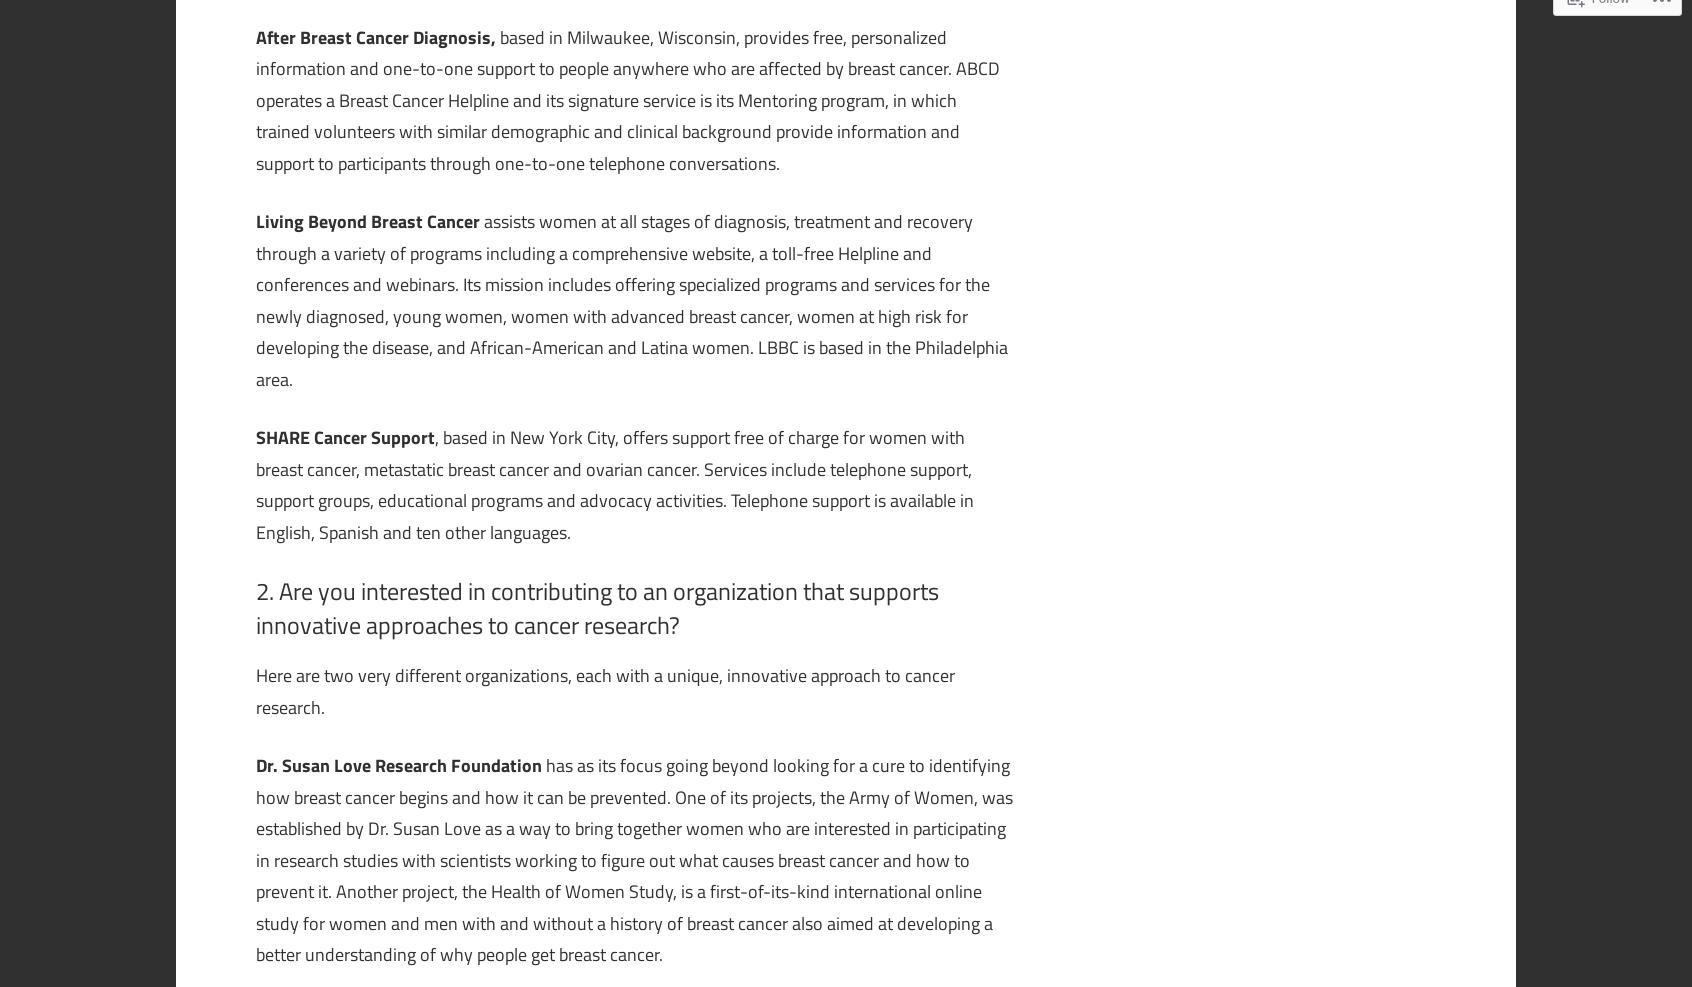 The image size is (1692, 987). I want to click on 'Dr. Susan Love Research Foundation', so click(255, 764).